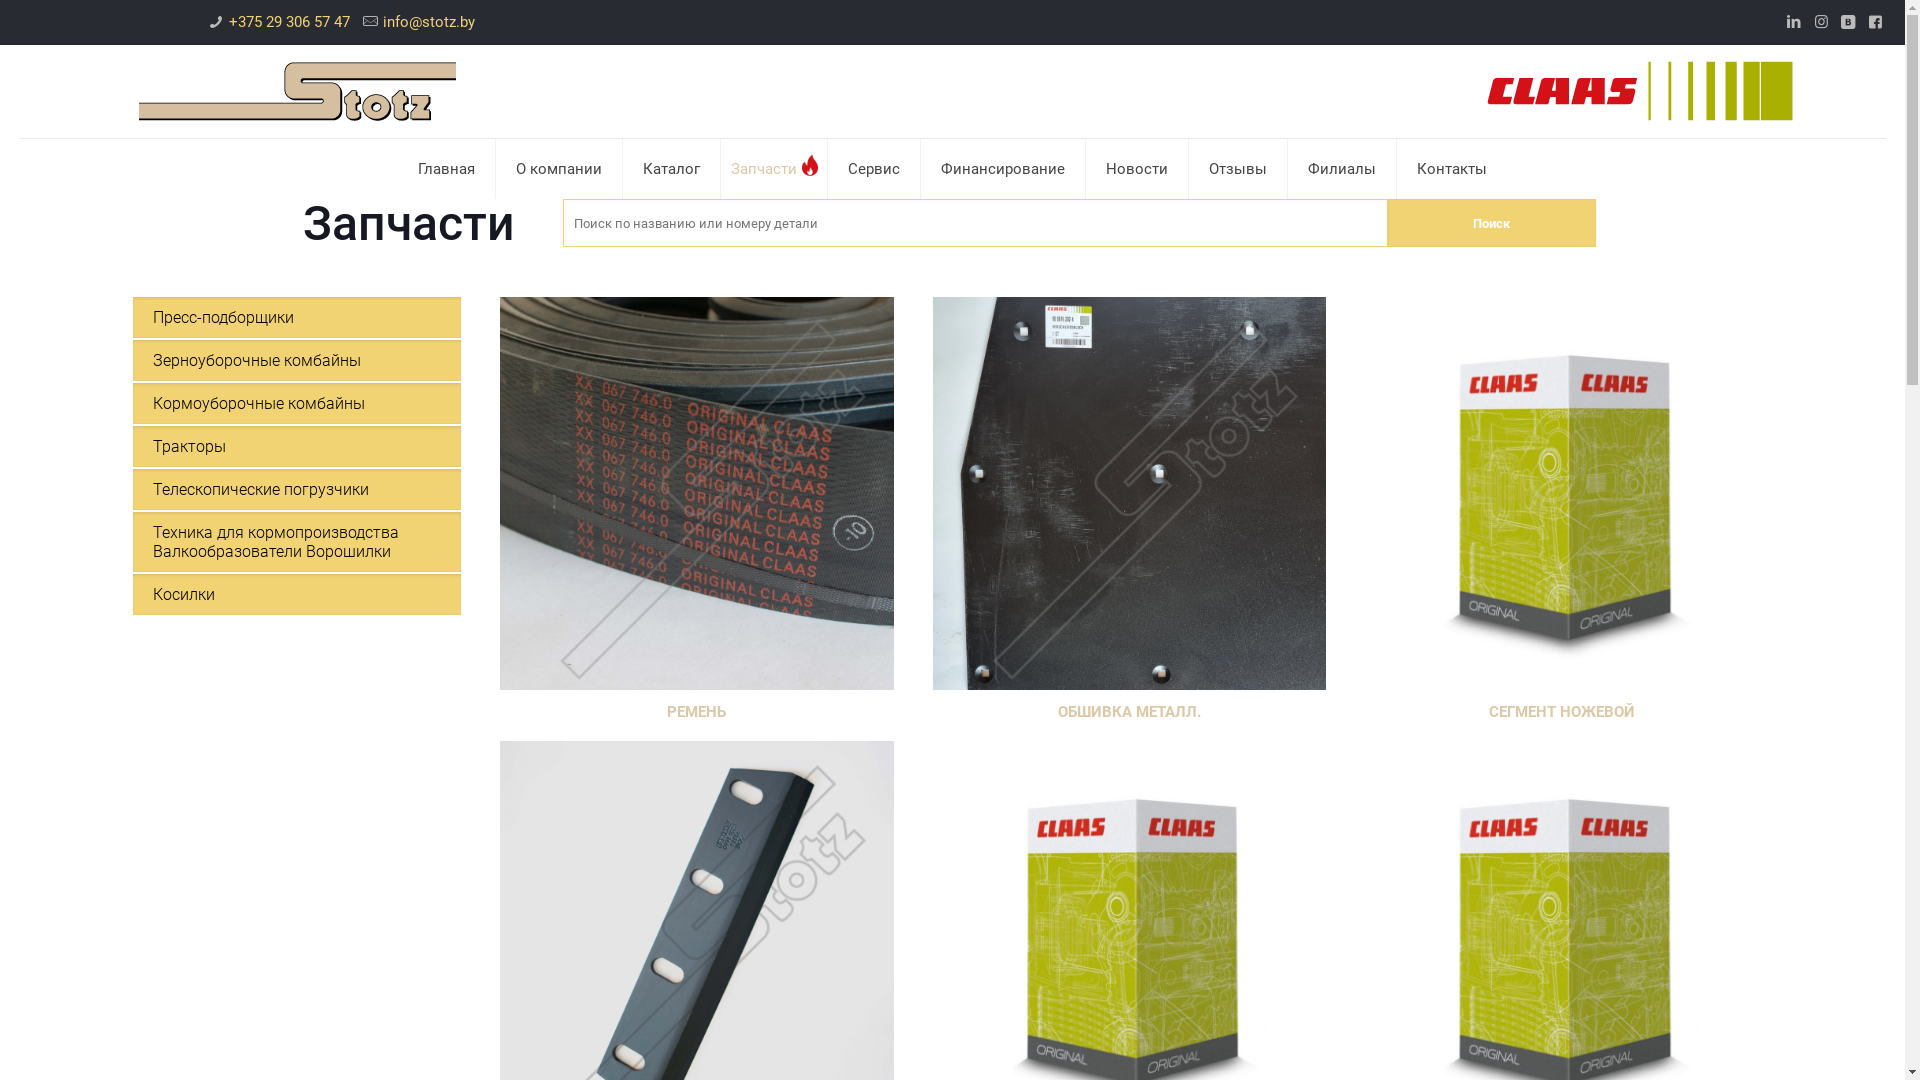 The image size is (1920, 1080). What do you see at coordinates (1784, 22) in the screenshot?
I see `'LinkedIn'` at bounding box center [1784, 22].